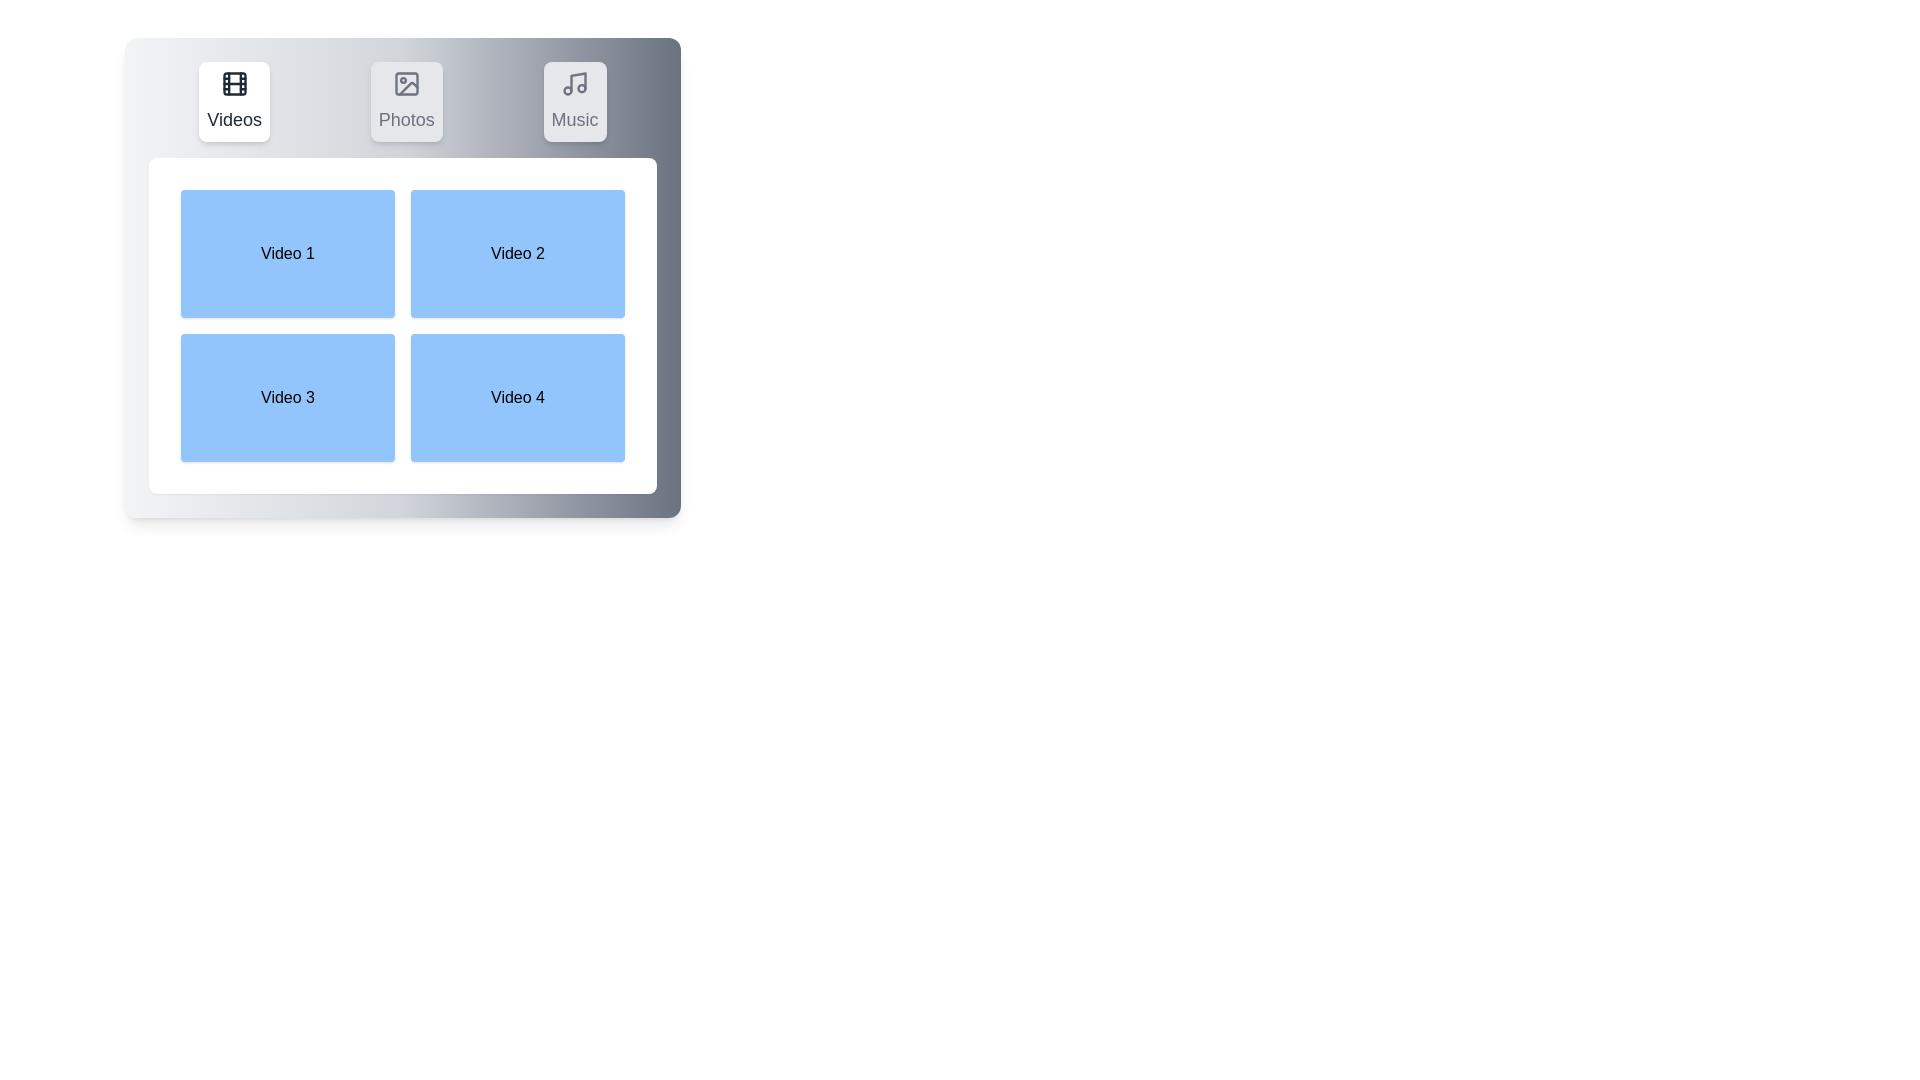  I want to click on the Video 4 Box to observe the hover effect, so click(518, 397).